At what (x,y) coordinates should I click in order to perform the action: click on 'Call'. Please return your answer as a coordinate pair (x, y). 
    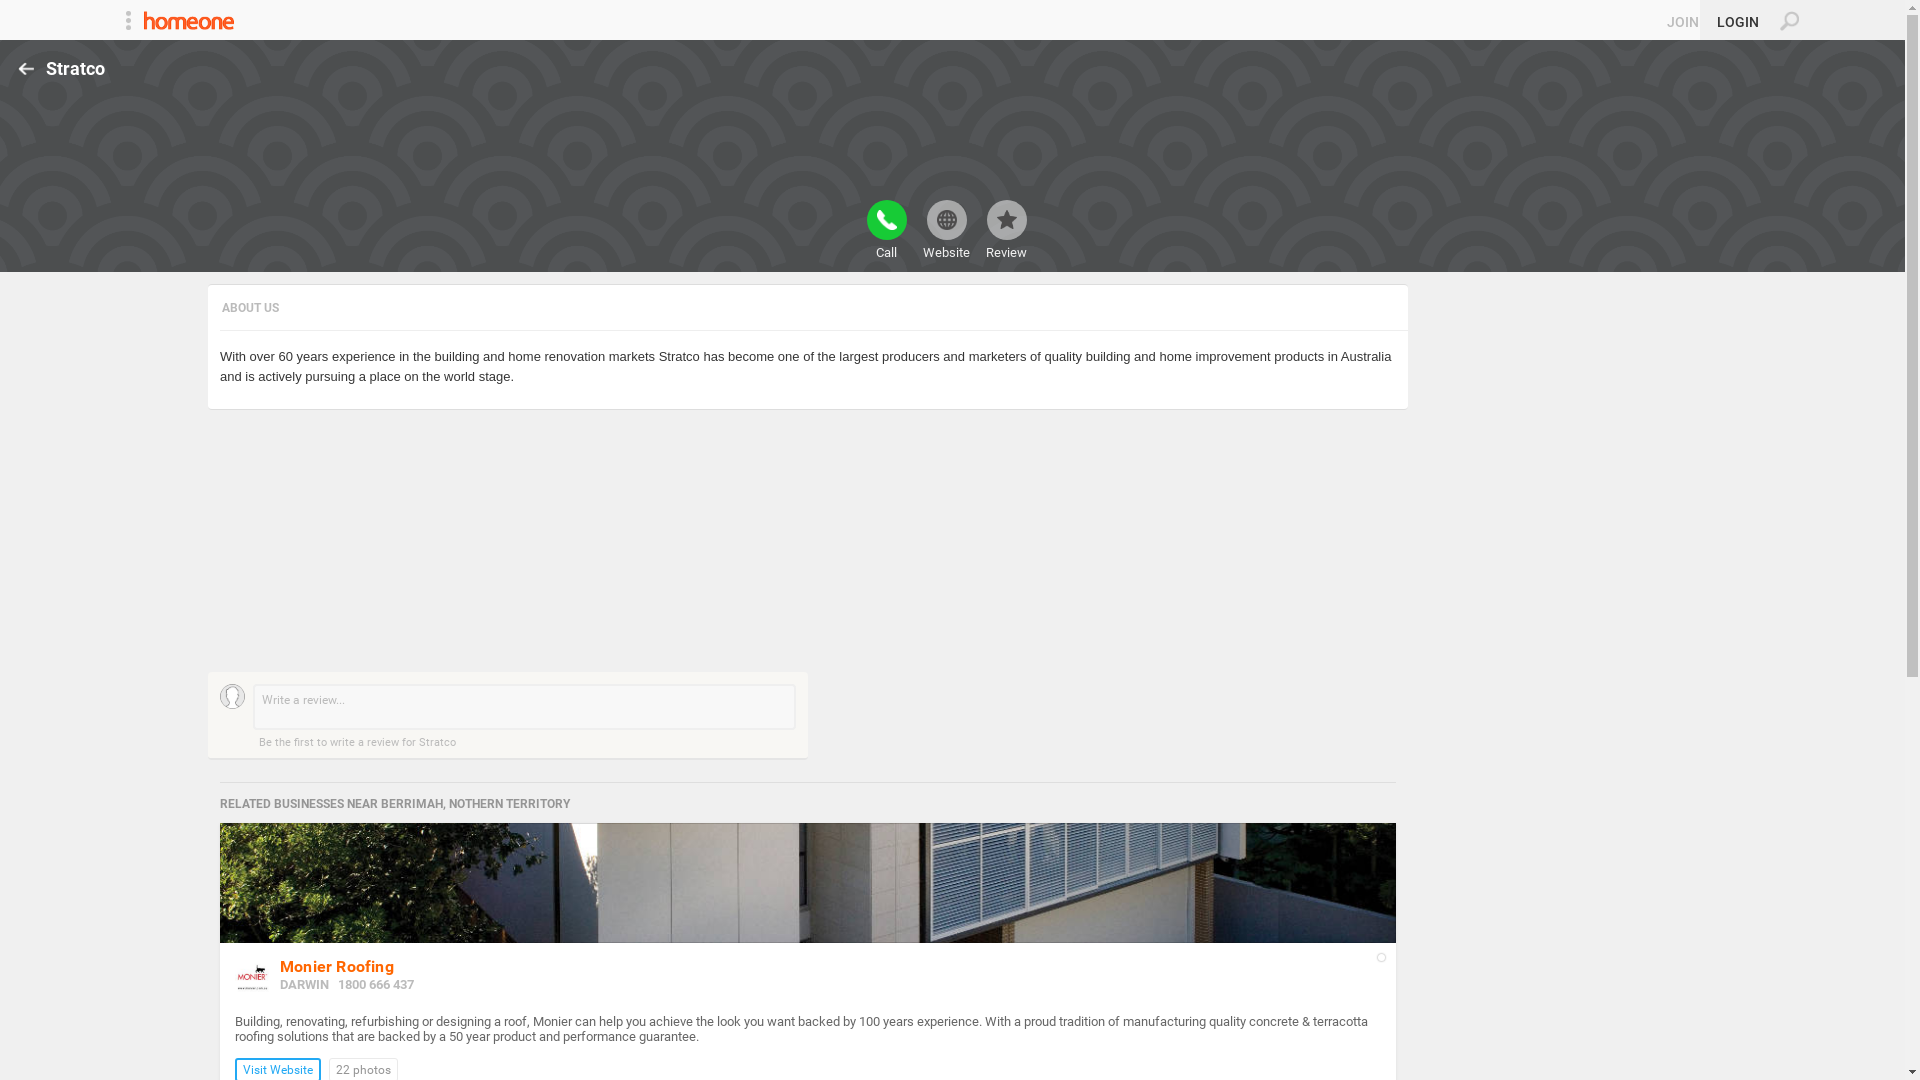
    Looking at the image, I should click on (885, 229).